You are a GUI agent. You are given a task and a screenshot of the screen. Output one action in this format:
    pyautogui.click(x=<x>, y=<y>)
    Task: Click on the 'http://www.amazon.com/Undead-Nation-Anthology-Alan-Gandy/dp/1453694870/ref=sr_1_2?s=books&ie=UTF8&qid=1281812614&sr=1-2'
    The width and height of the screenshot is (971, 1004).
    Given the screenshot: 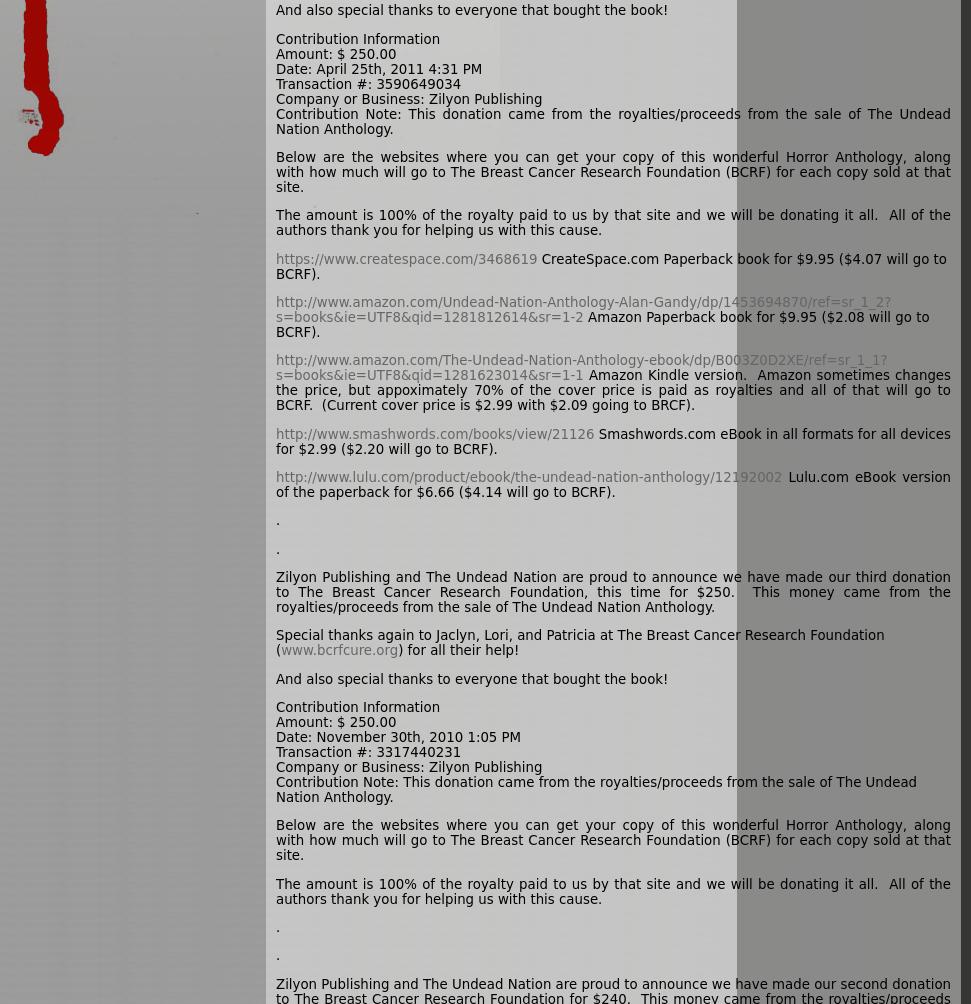 What is the action you would take?
    pyautogui.click(x=274, y=309)
    